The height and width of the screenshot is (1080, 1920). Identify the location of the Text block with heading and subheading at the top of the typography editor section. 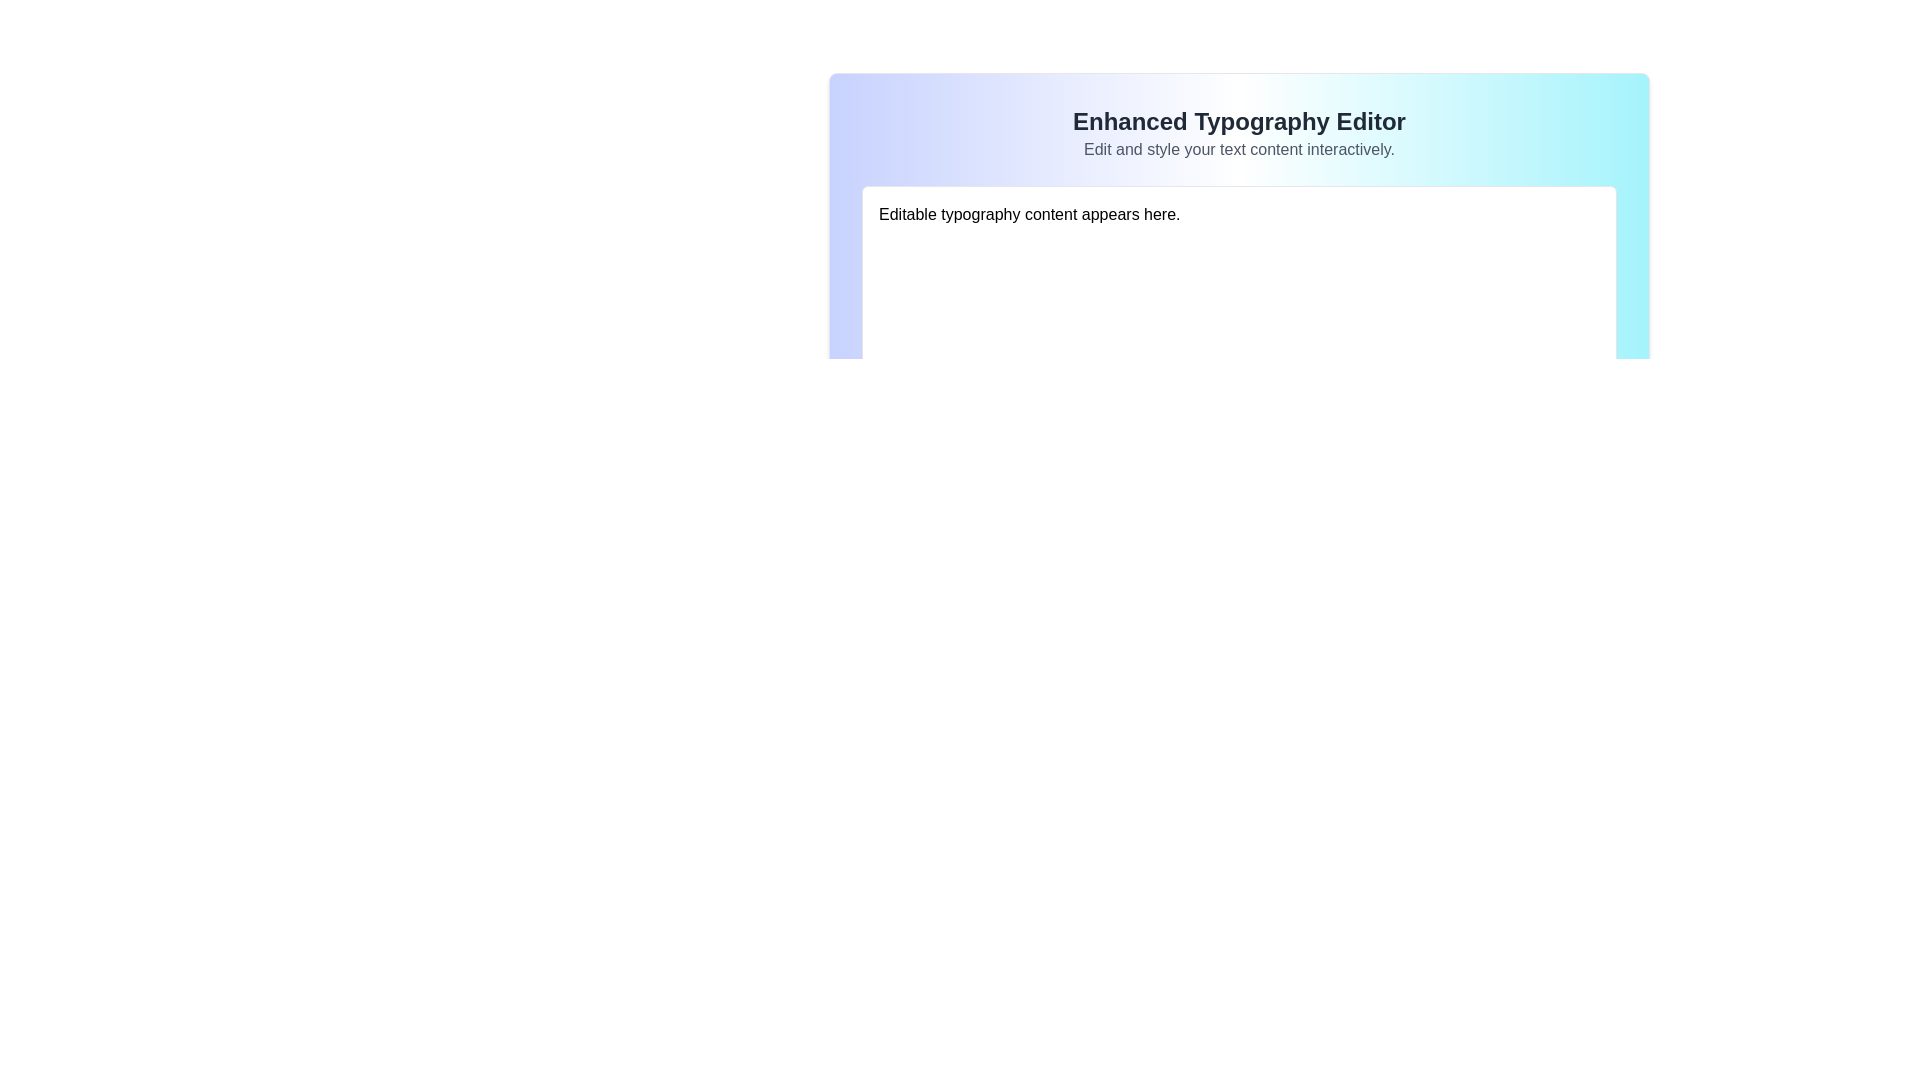
(1238, 134).